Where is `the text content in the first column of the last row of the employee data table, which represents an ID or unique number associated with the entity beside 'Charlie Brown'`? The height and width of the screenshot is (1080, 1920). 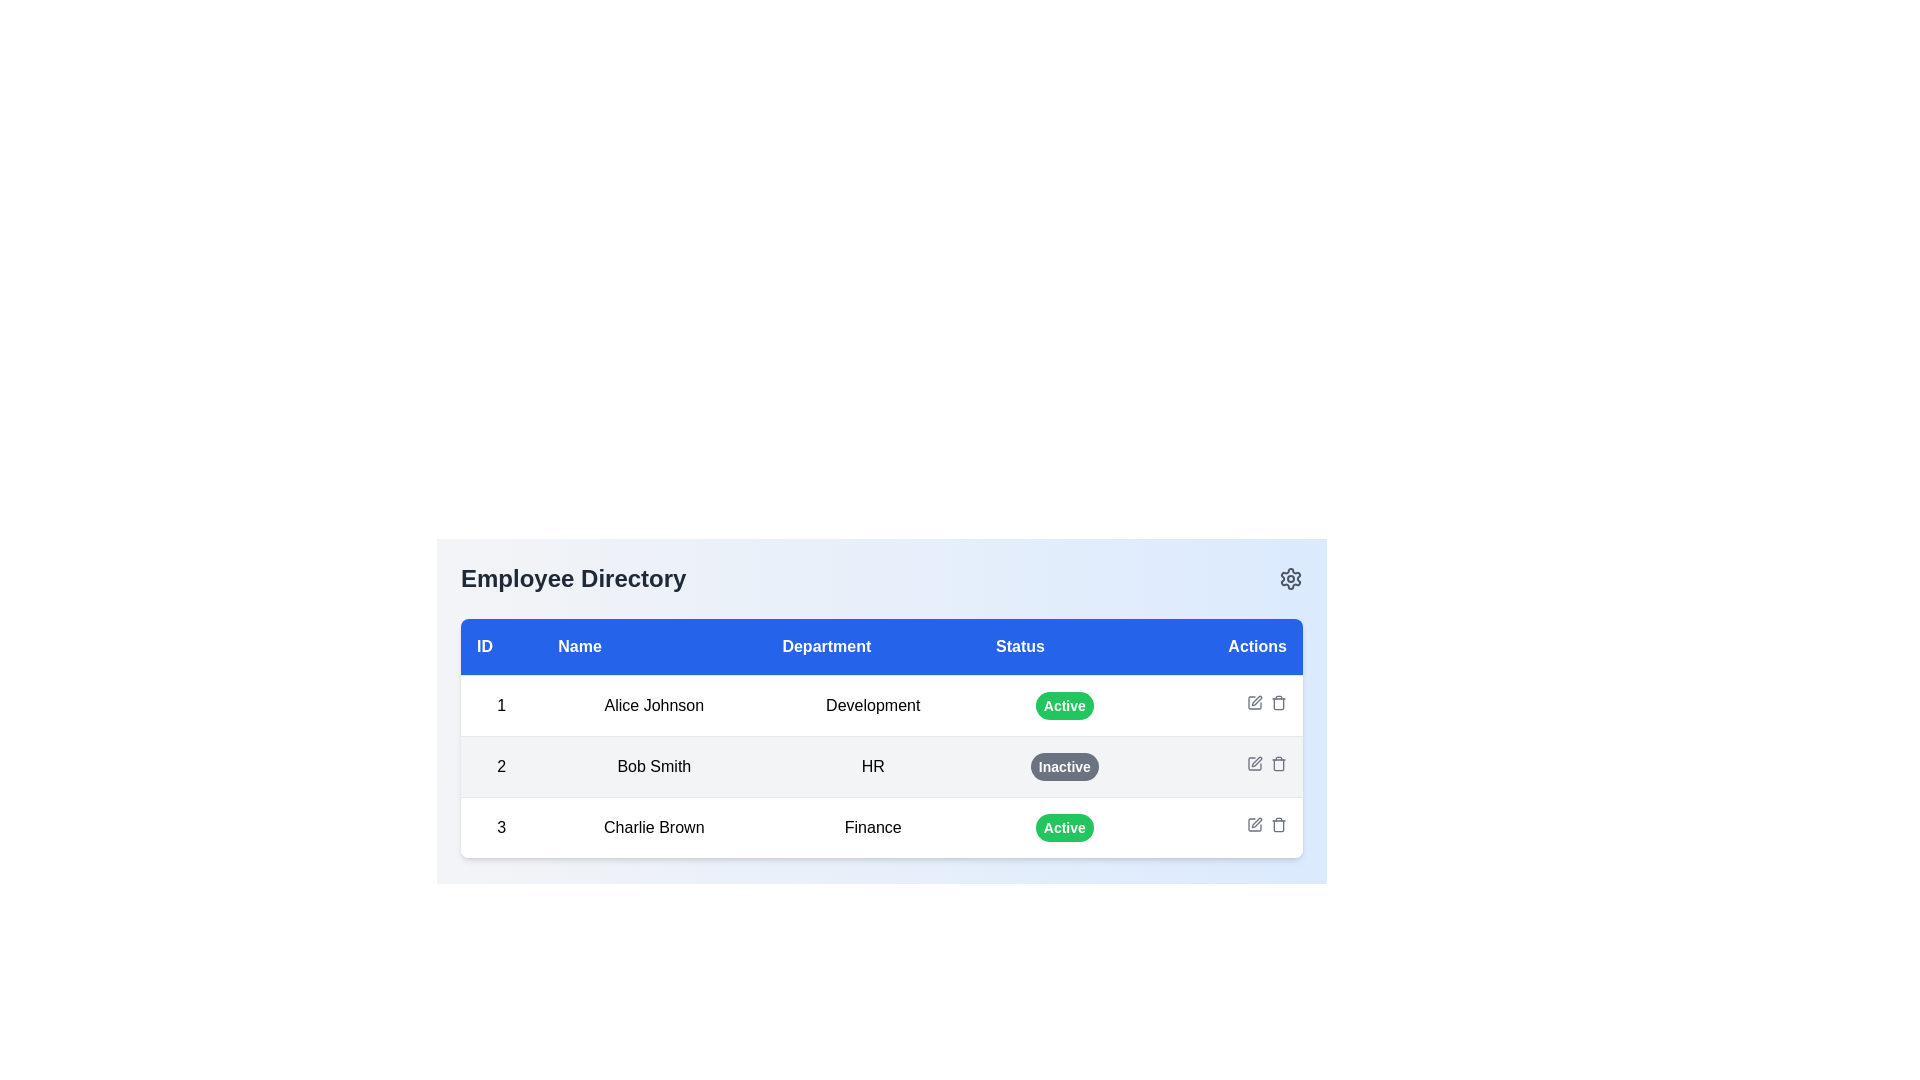 the text content in the first column of the last row of the employee data table, which represents an ID or unique number associated with the entity beside 'Charlie Brown' is located at coordinates (501, 827).